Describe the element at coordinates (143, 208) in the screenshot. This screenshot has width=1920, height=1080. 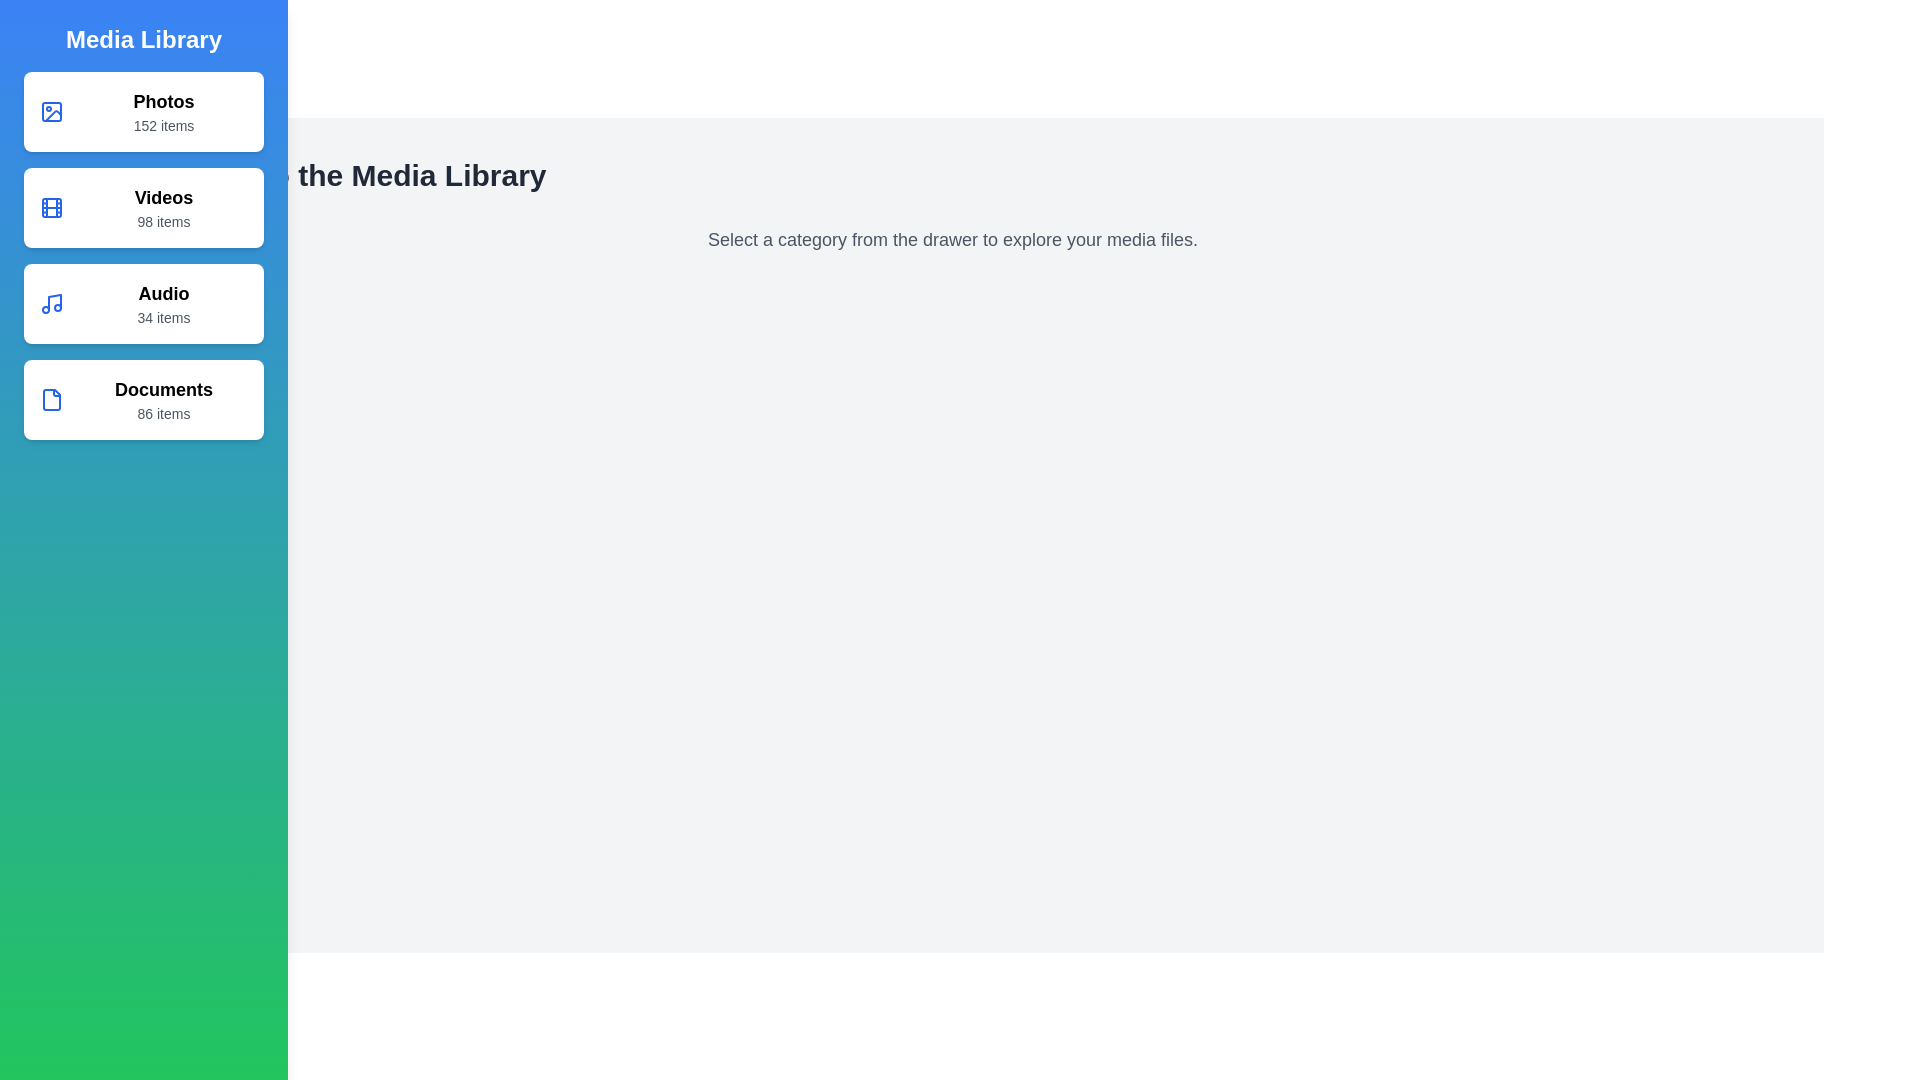
I see `the media category Videos to observe its hover effect` at that location.